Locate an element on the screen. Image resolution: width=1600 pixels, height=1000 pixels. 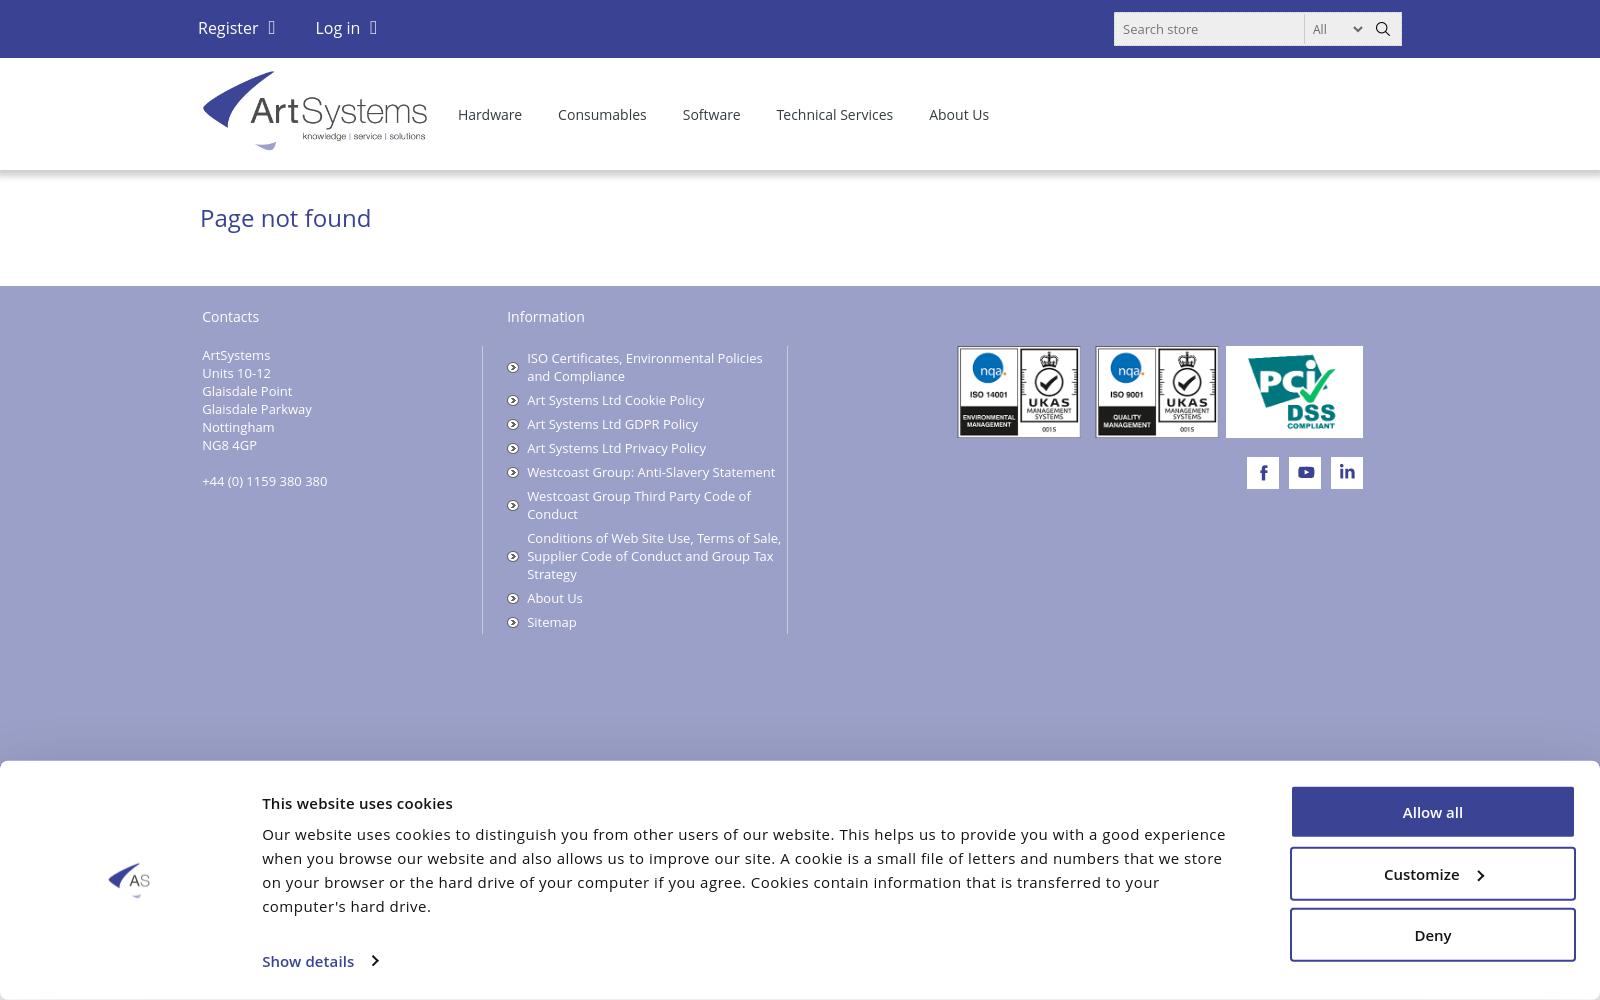
'Hardware' is located at coordinates (489, 112).